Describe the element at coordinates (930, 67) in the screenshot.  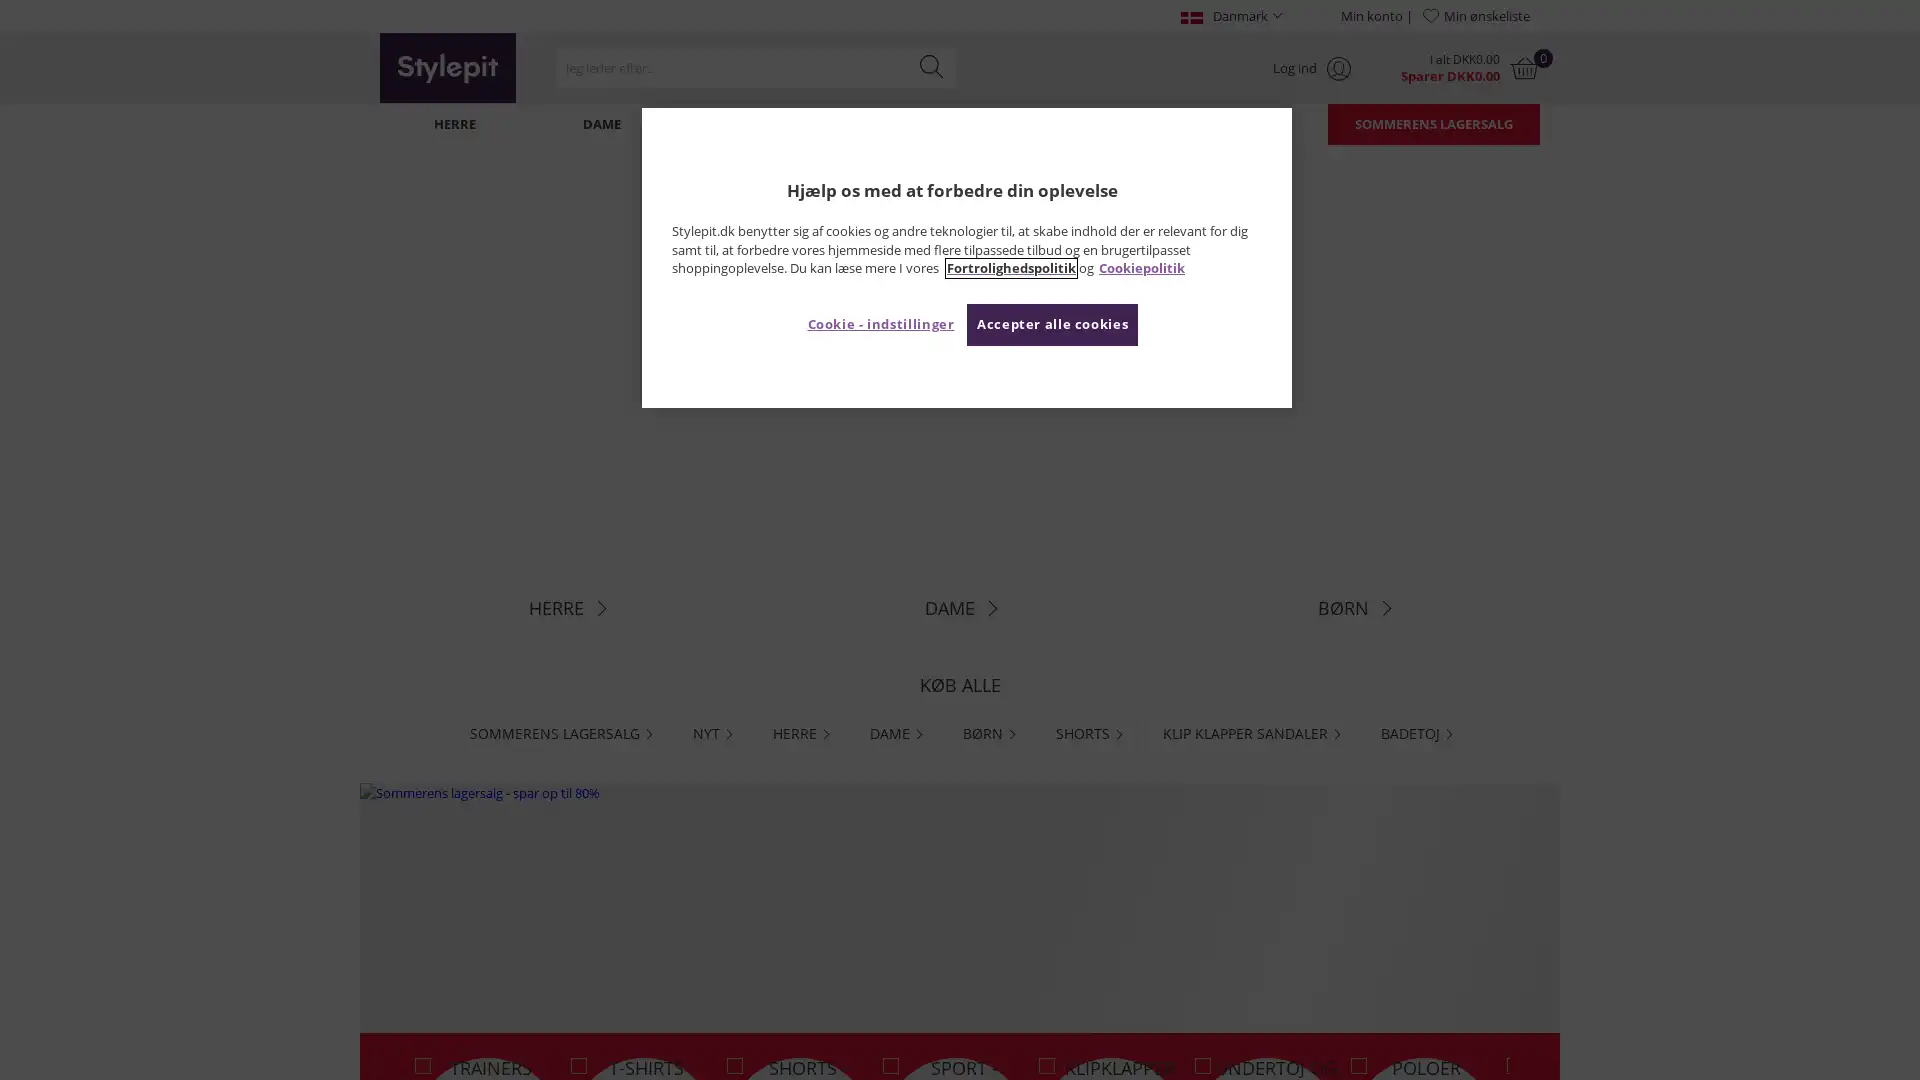
I see `Search` at that location.